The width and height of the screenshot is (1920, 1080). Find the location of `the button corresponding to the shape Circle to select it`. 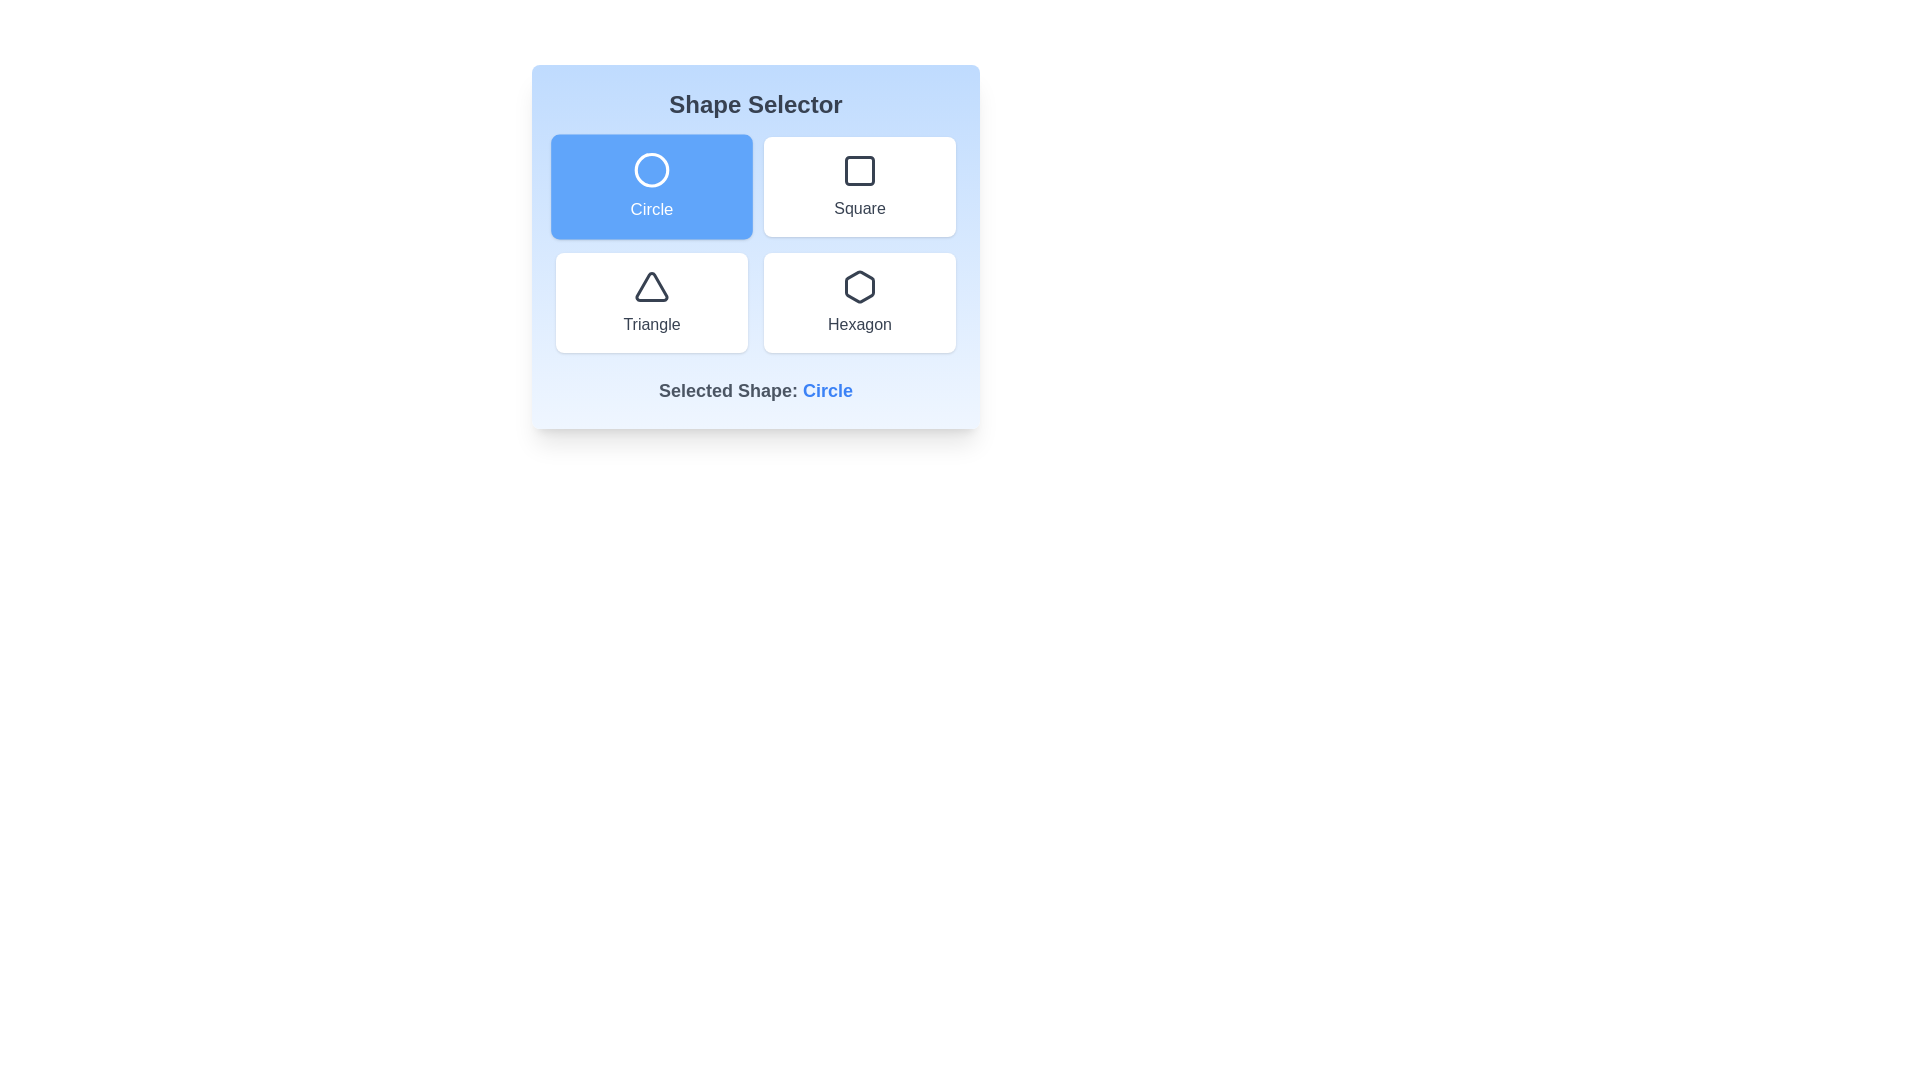

the button corresponding to the shape Circle to select it is located at coordinates (652, 186).